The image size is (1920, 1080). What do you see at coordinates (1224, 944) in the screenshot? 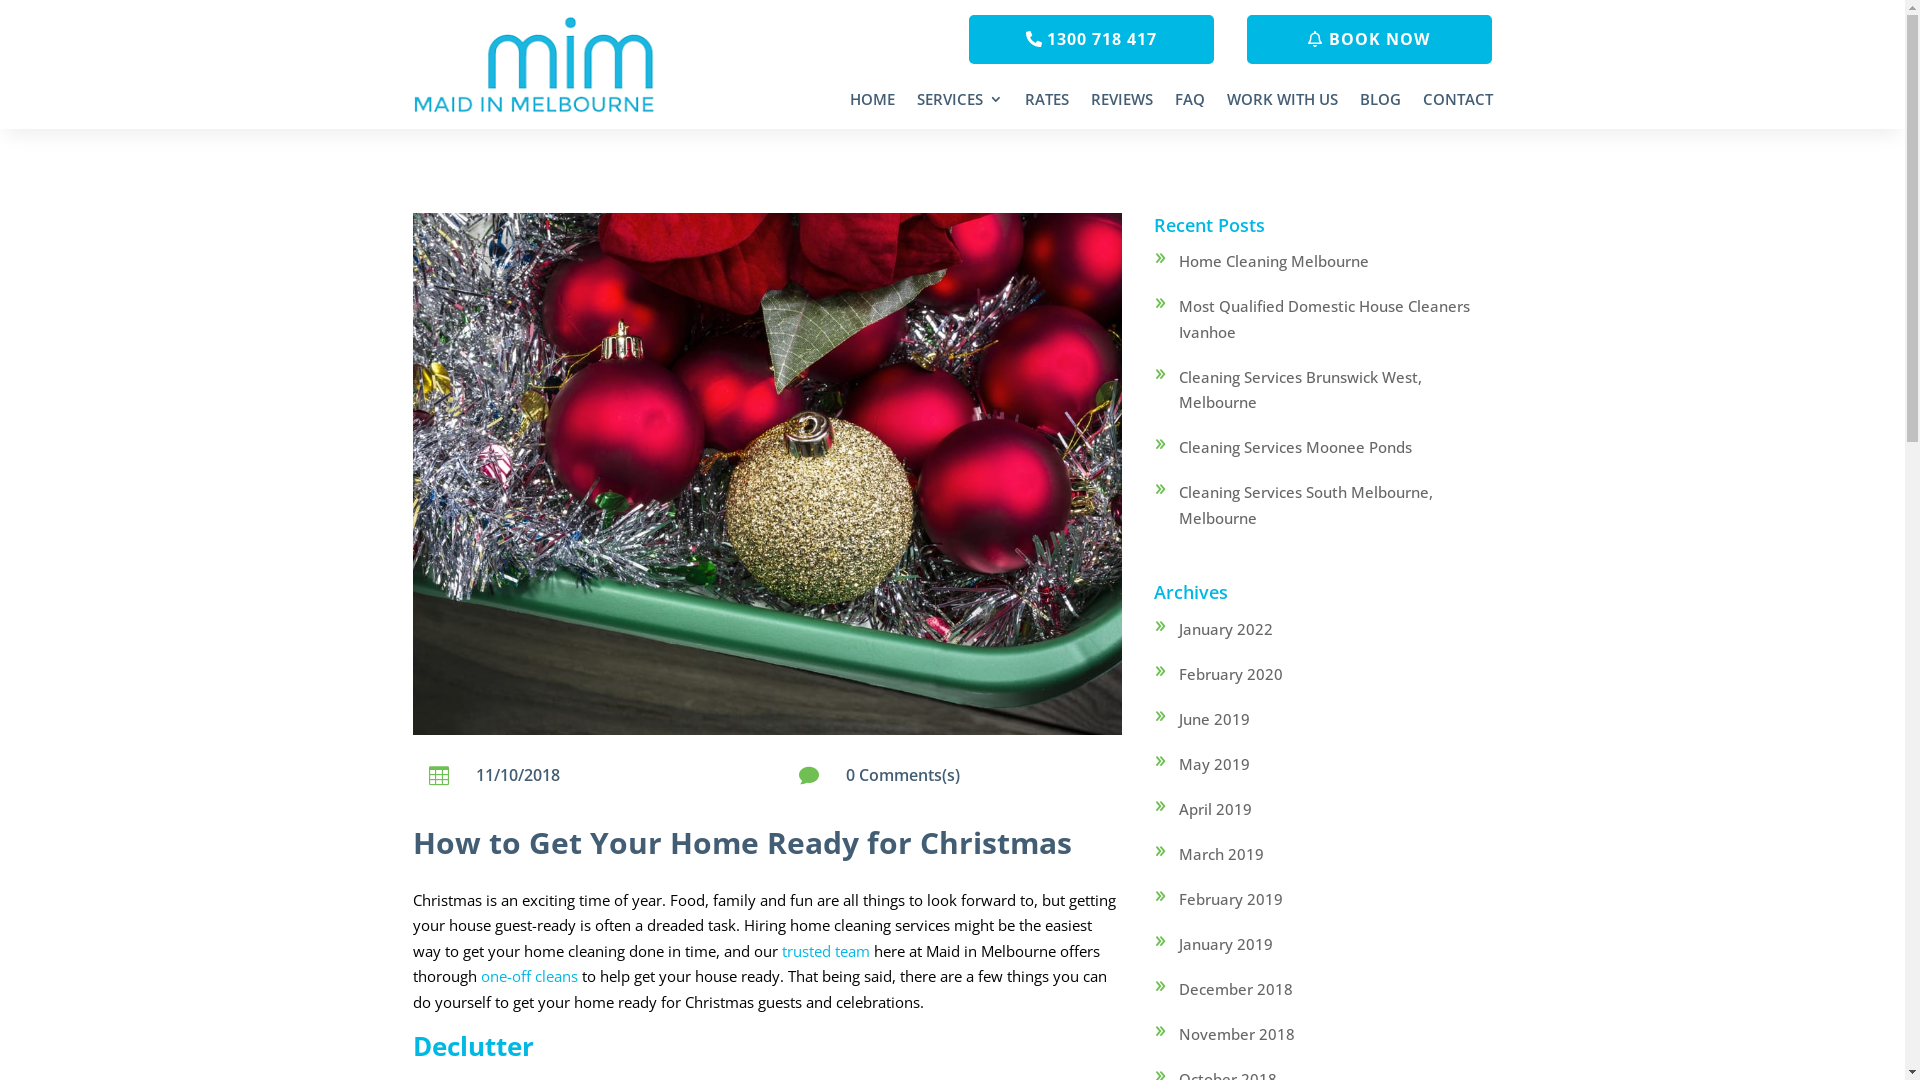
I see `'January 2019'` at bounding box center [1224, 944].